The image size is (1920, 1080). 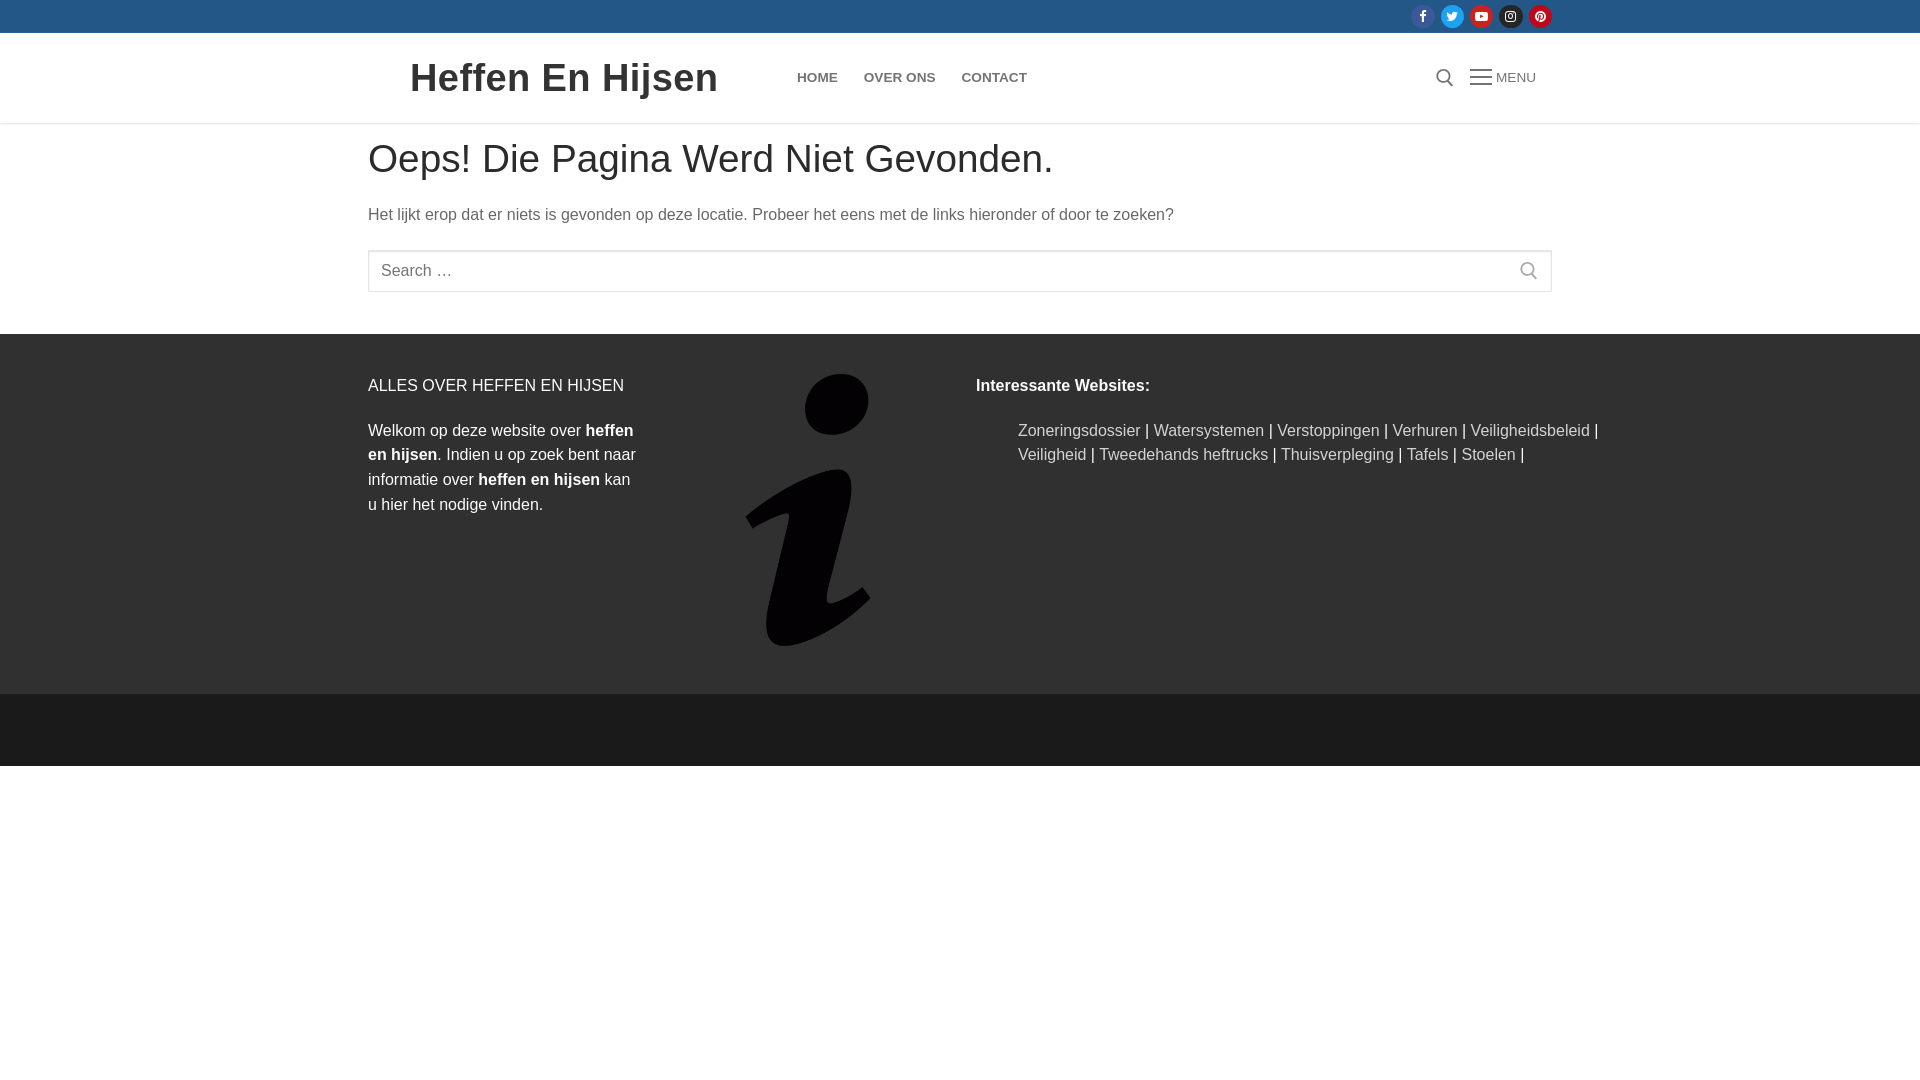 I want to click on 'Tafels', so click(x=1426, y=454).